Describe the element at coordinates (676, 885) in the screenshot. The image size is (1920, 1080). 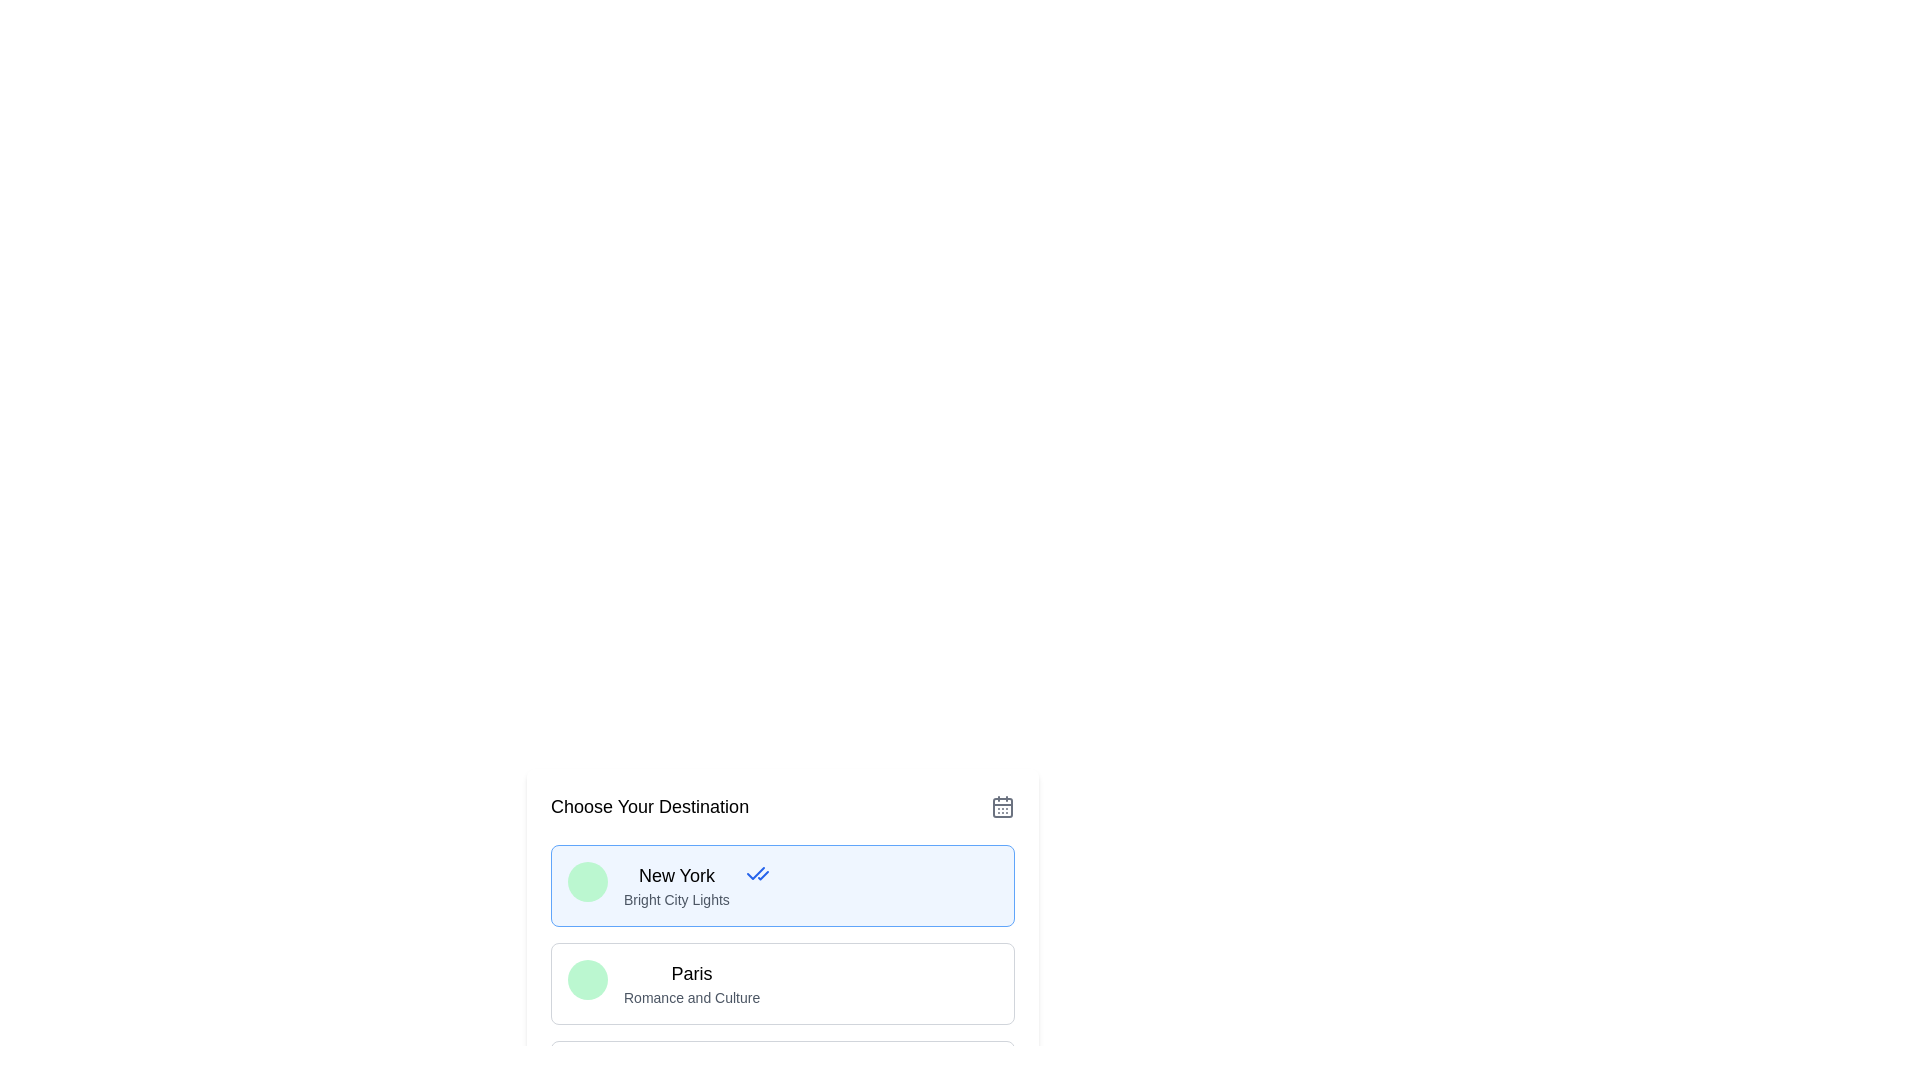
I see `the text label element describing the destination 'New York'` at that location.